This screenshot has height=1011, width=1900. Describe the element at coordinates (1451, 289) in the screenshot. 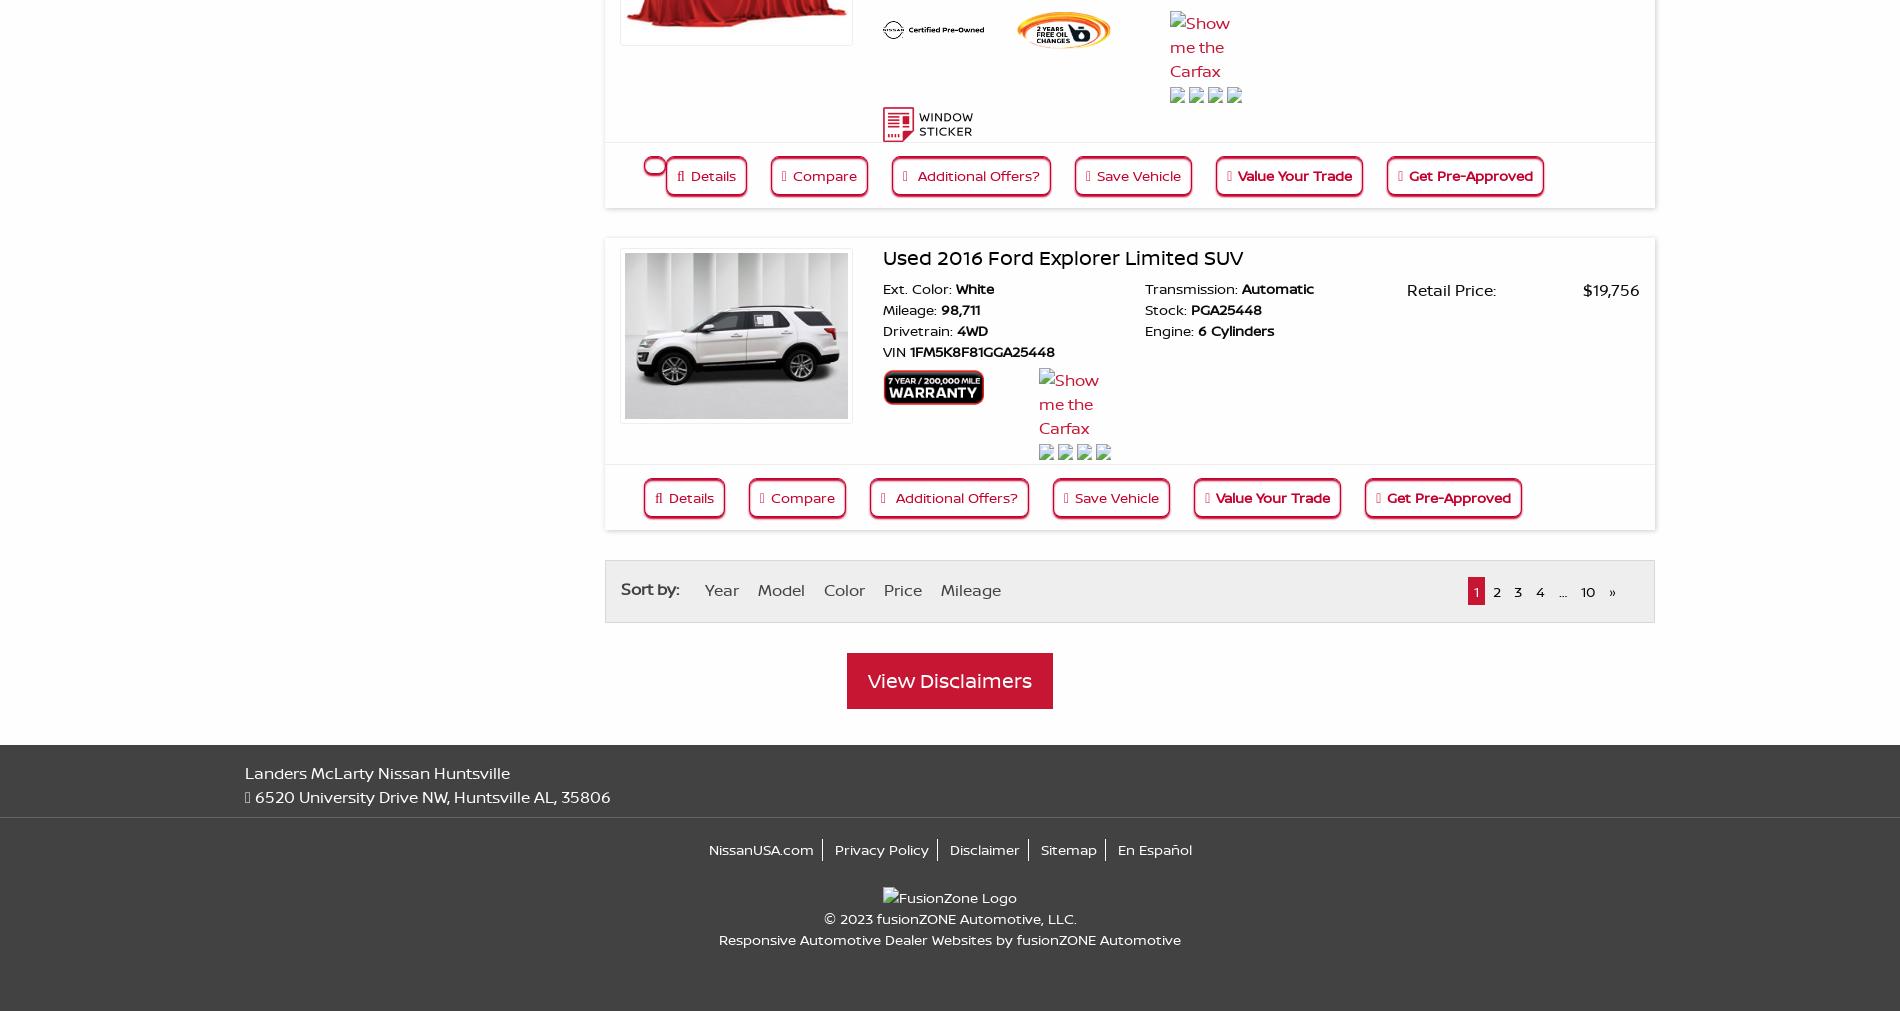

I see `'Retail Price:'` at that location.